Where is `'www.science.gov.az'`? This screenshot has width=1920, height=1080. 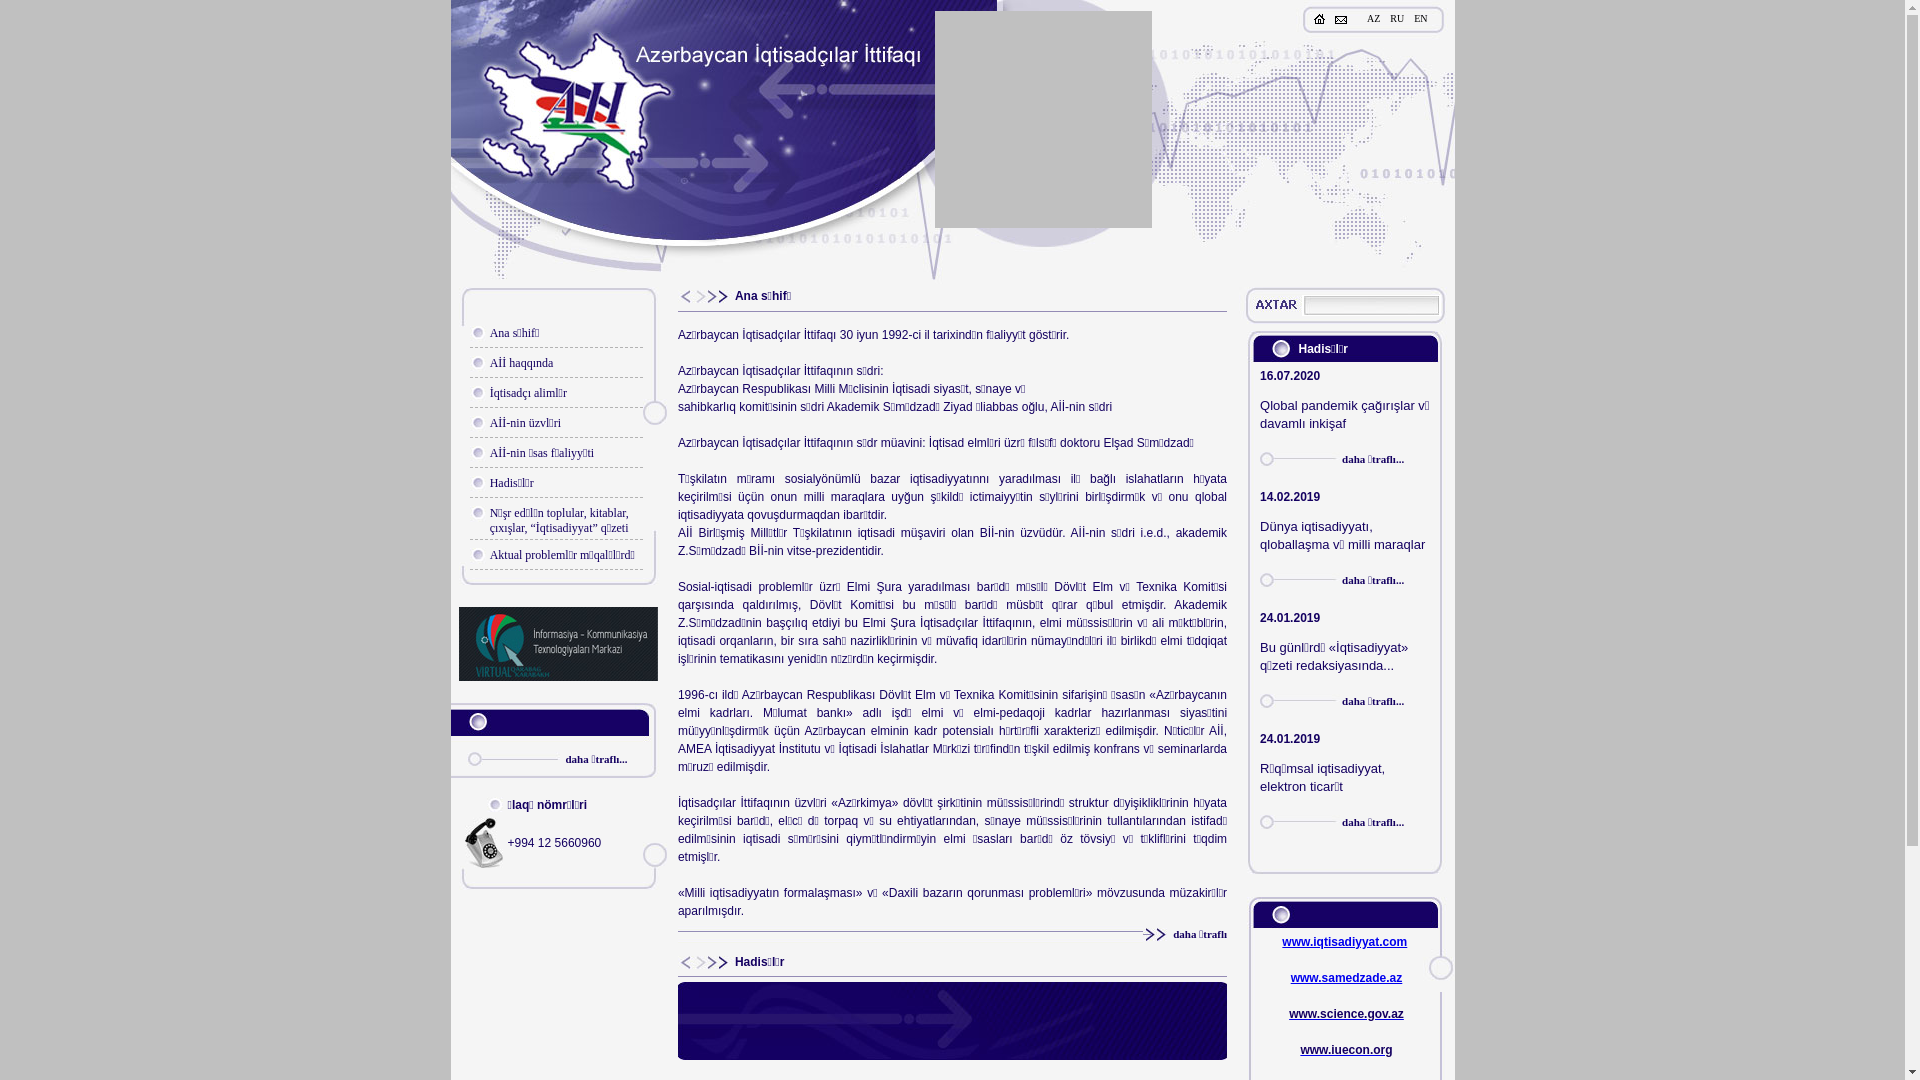 'www.science.gov.az' is located at coordinates (1346, 1014).